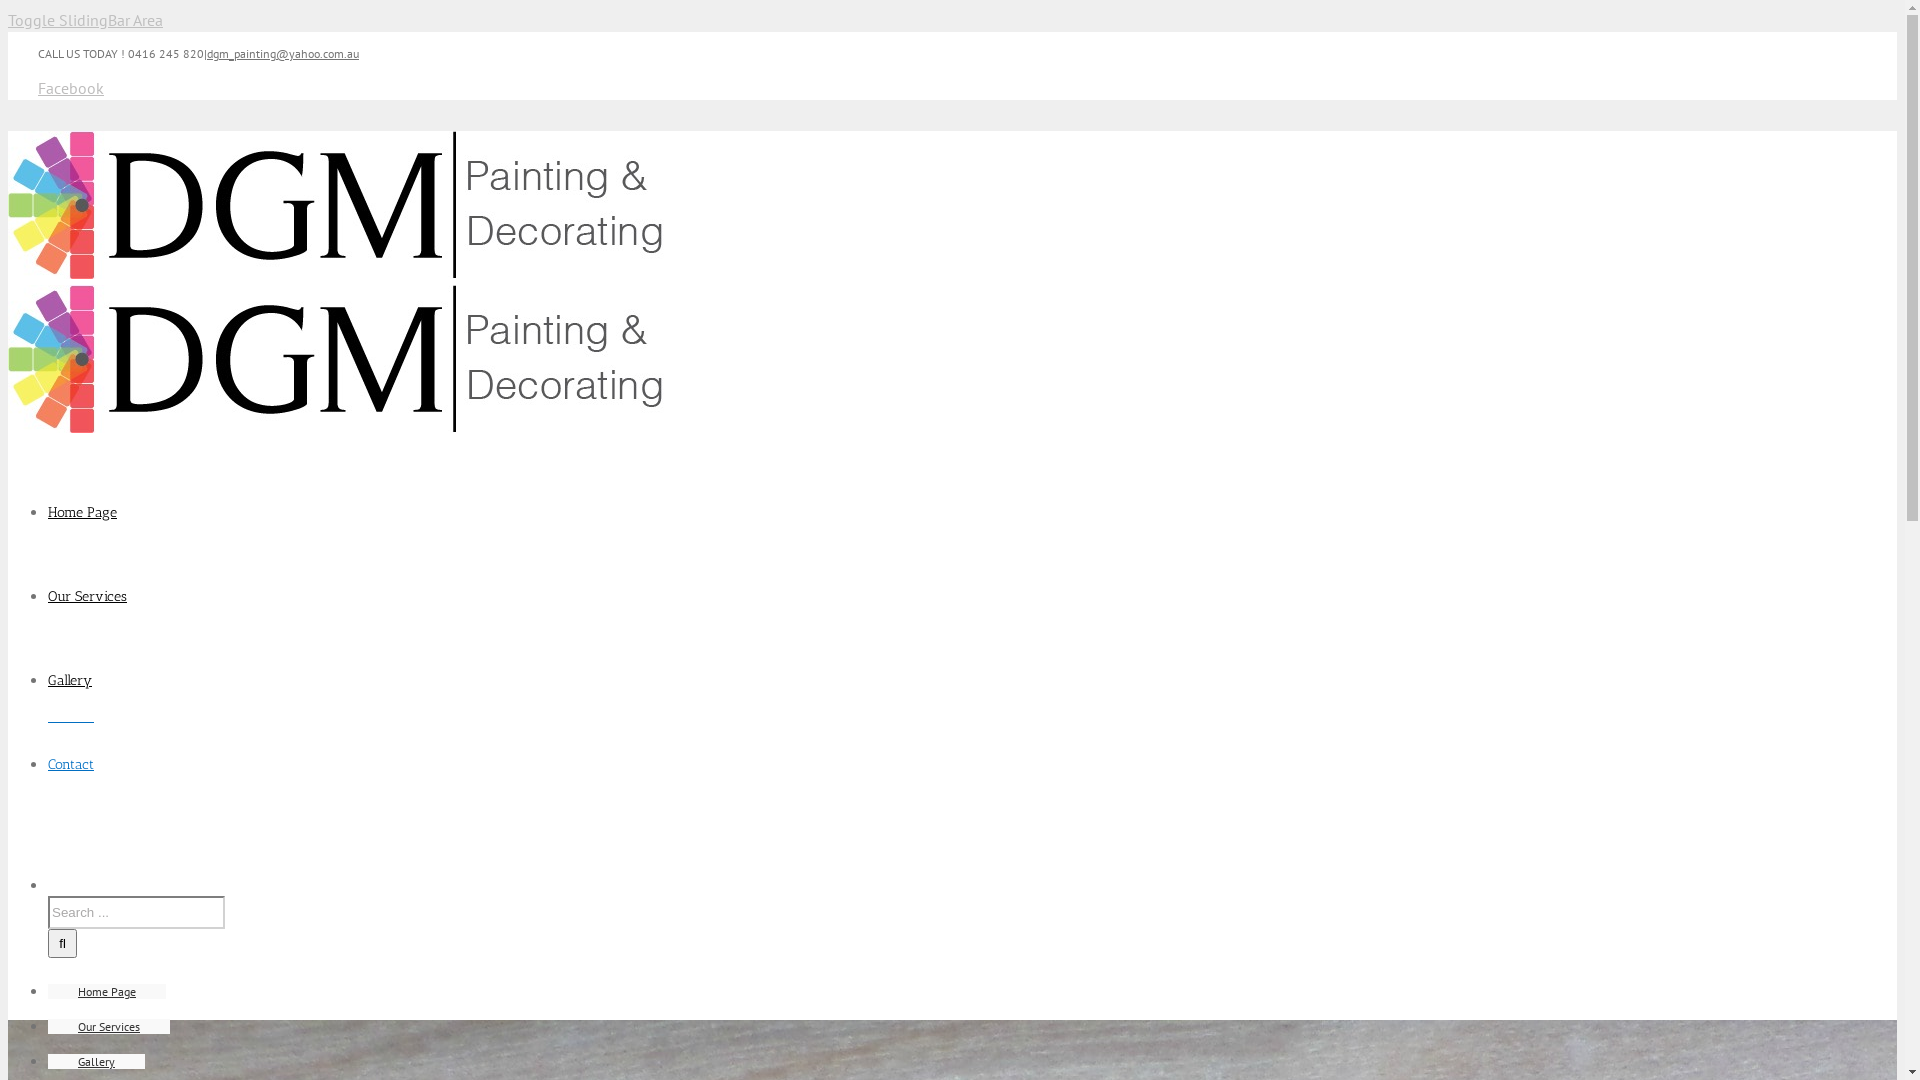 Image resolution: width=1920 pixels, height=1080 pixels. Describe the element at coordinates (48, 763) in the screenshot. I see `'Contact'` at that location.